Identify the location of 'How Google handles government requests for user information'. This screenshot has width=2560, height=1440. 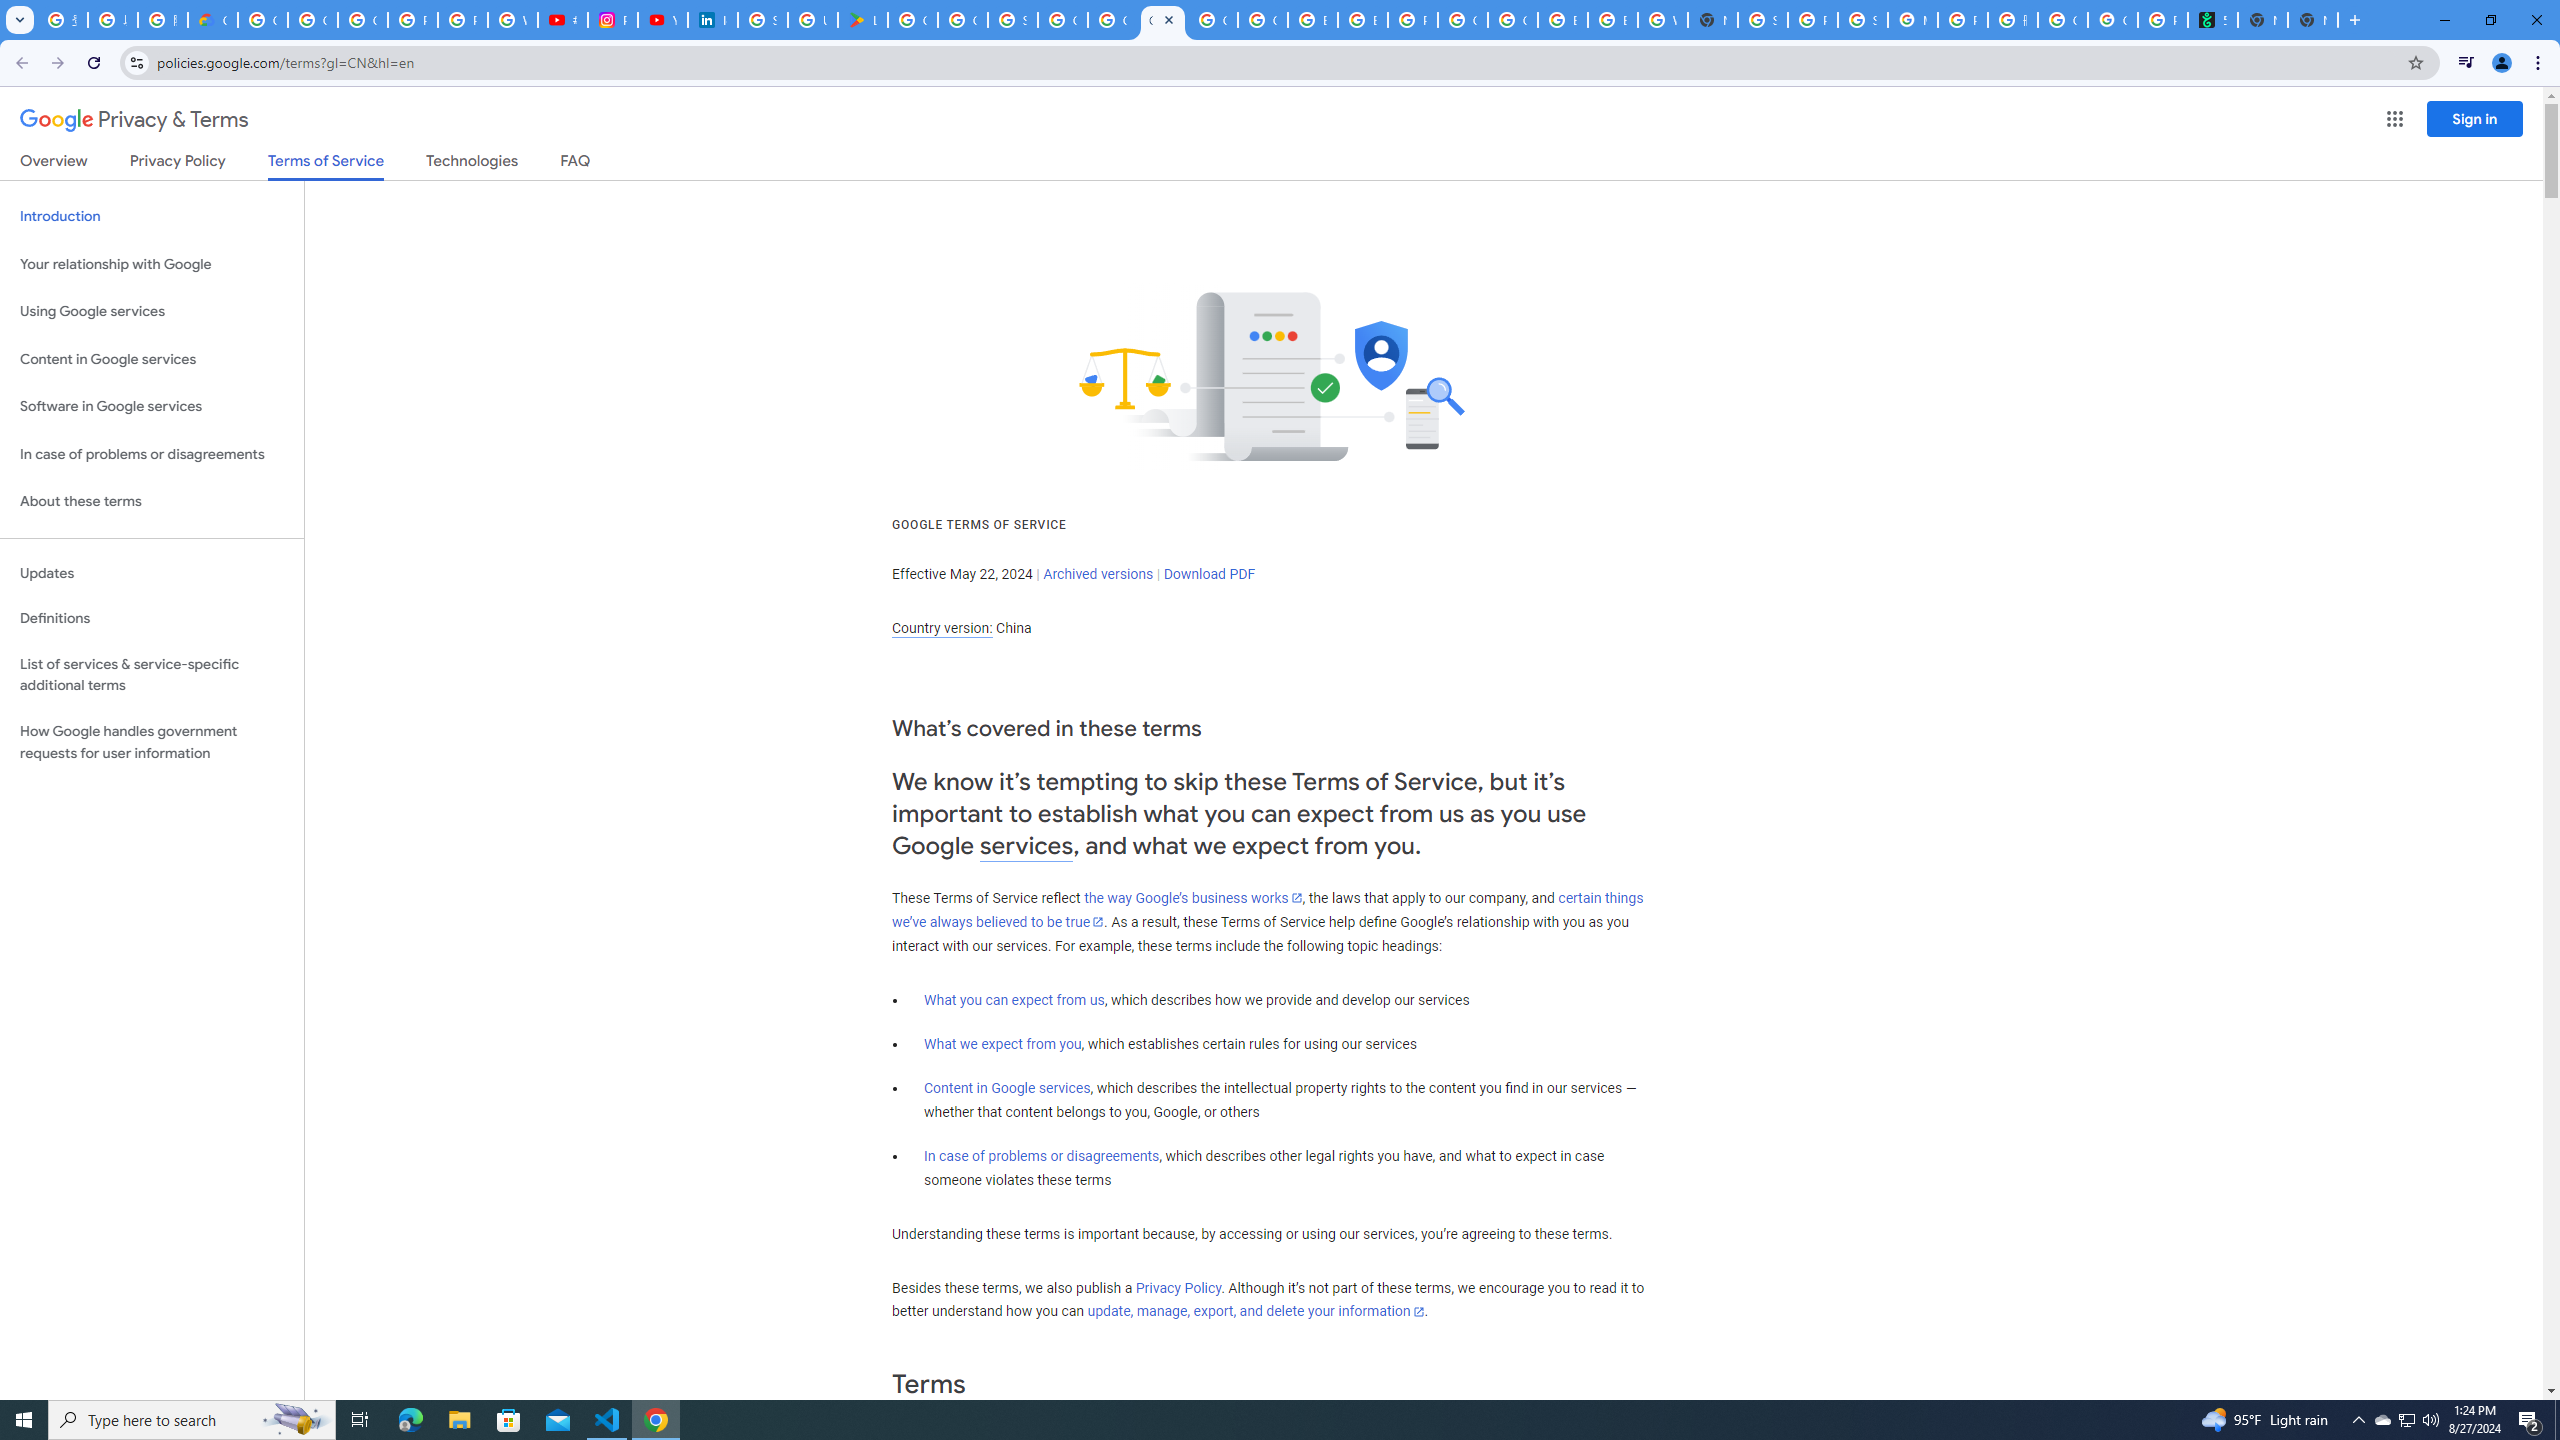
(151, 742).